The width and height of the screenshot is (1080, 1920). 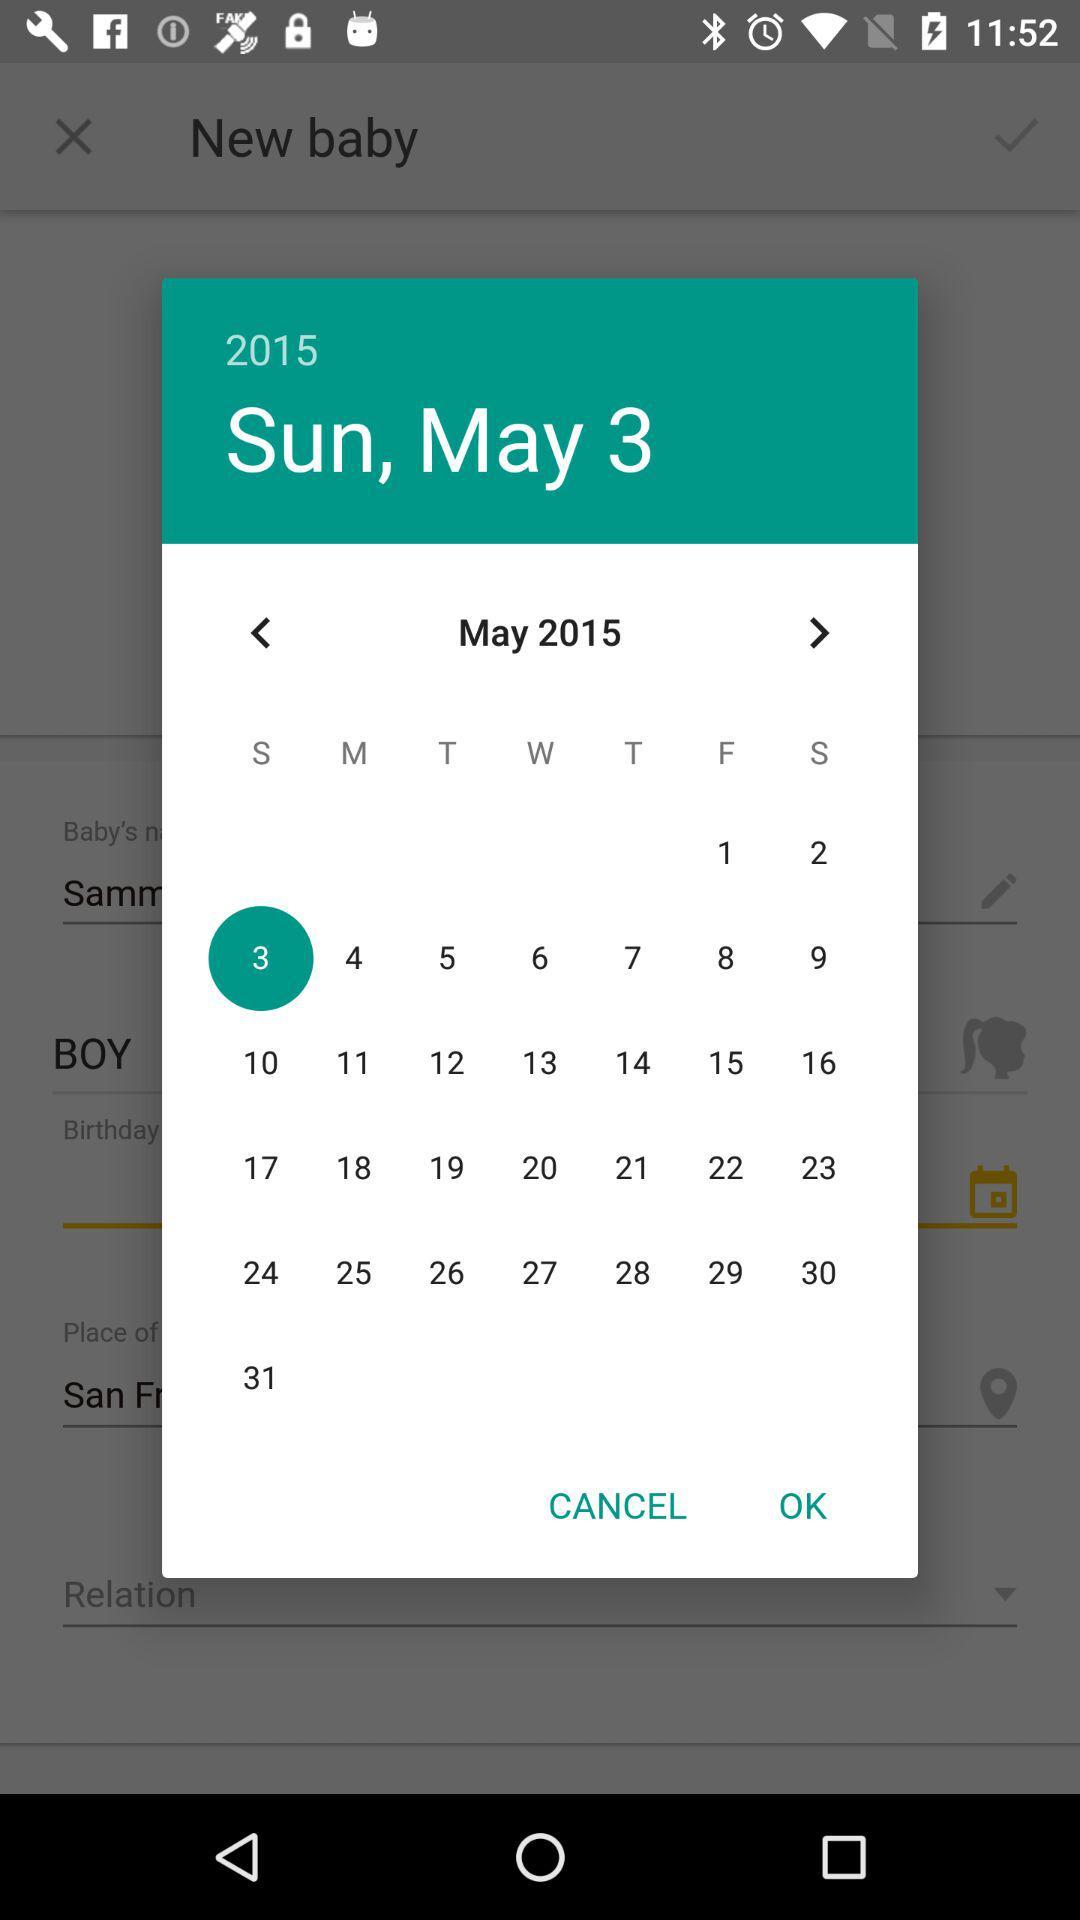 I want to click on the ok, so click(x=801, y=1504).